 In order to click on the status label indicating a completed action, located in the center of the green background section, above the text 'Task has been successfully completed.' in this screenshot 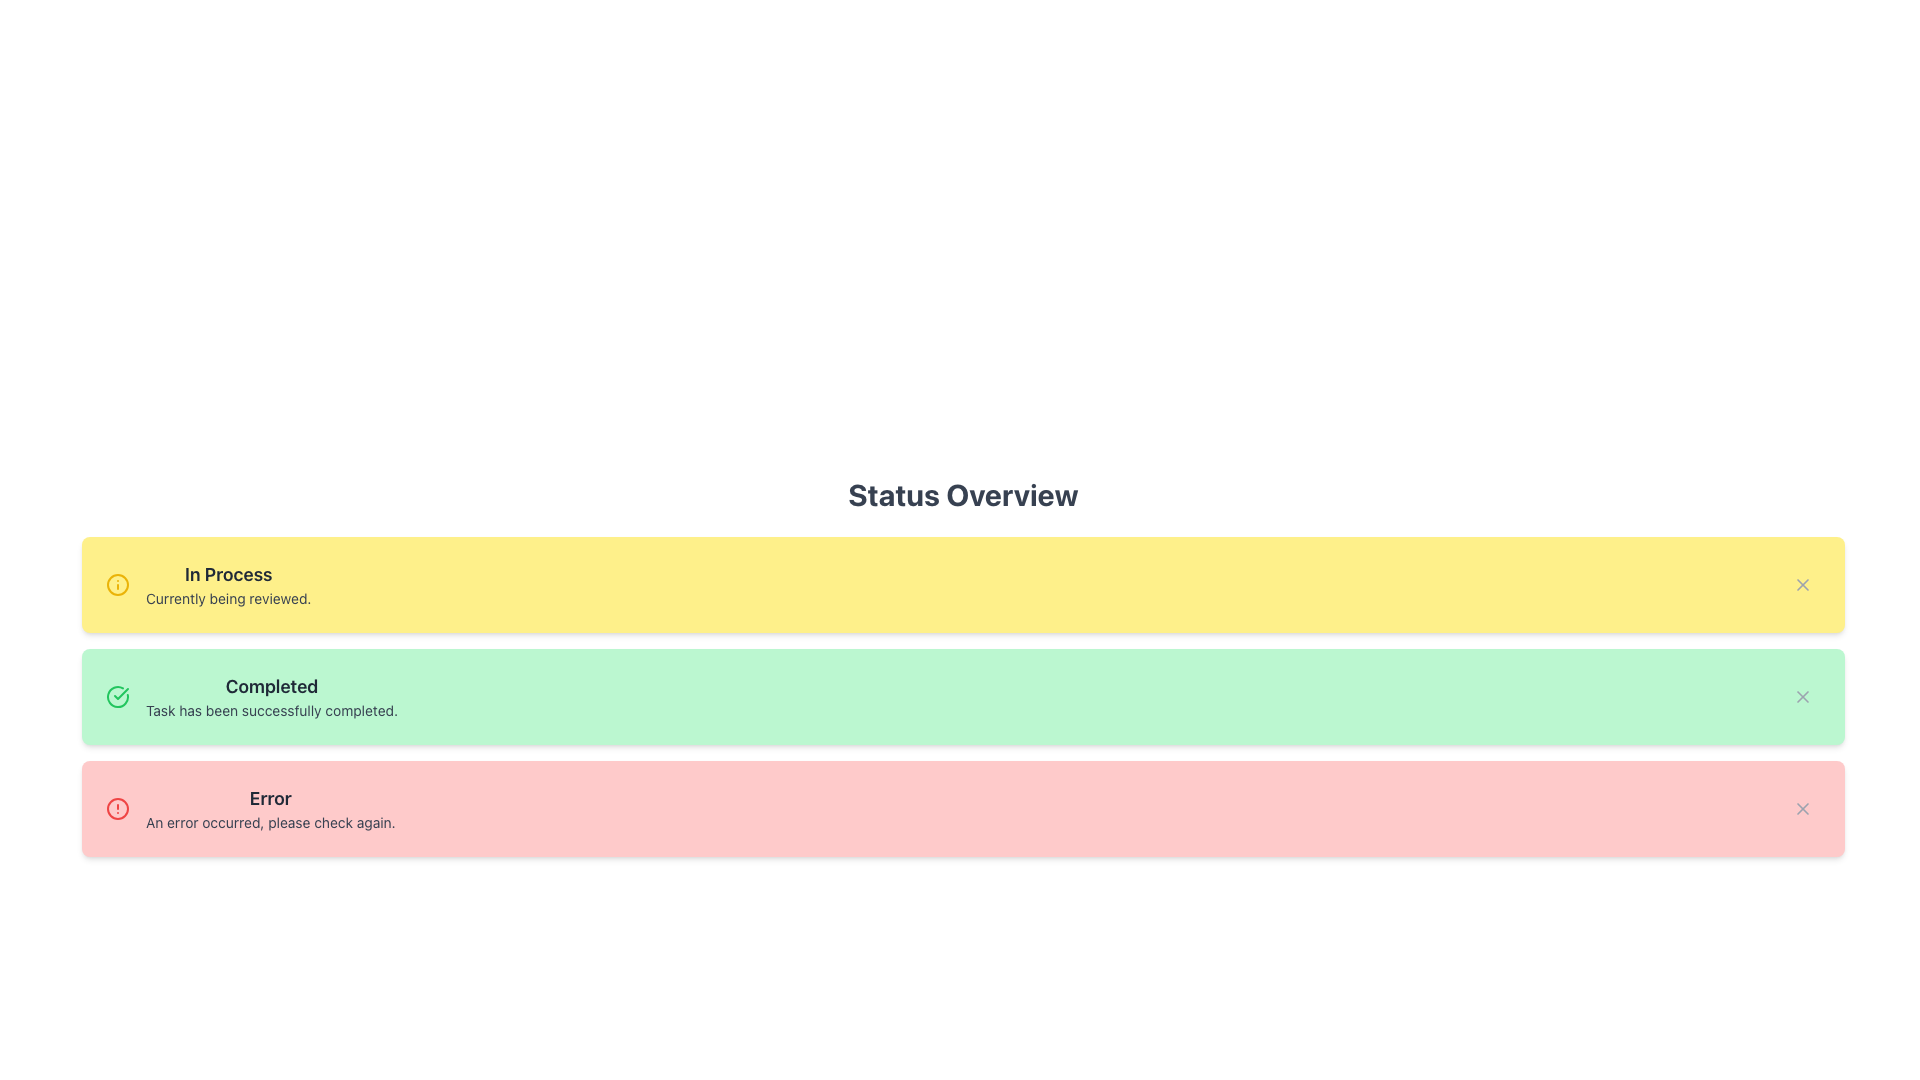, I will do `click(271, 685)`.